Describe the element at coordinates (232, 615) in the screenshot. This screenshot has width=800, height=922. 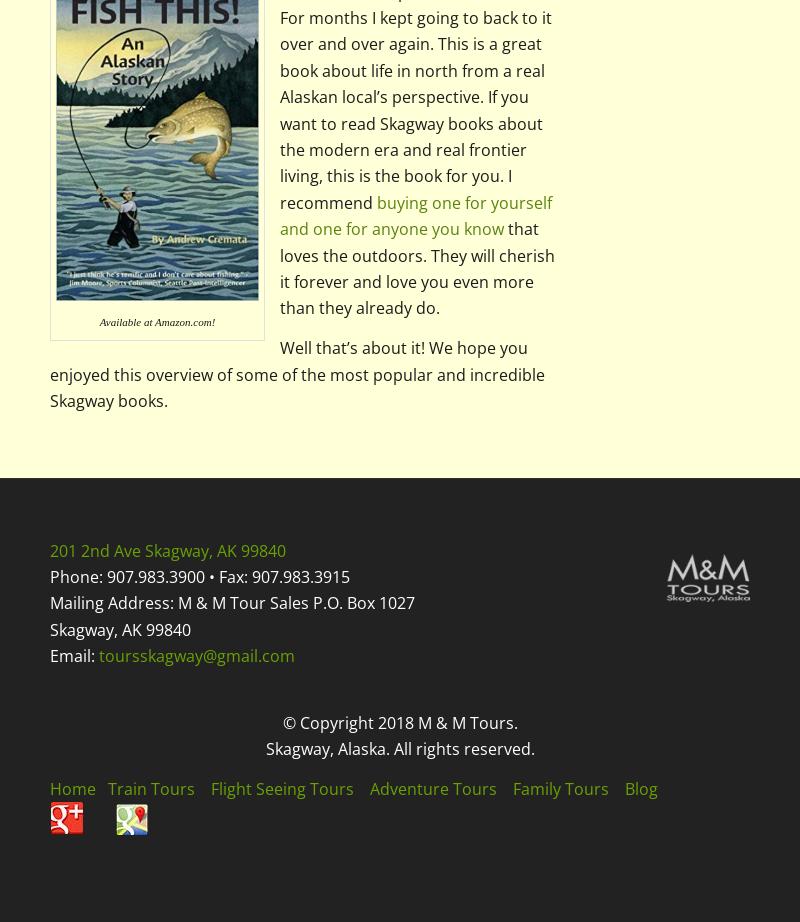
I see `'Mailing Address: M & M Tour Sales P.O. Box 1027 Skagway, AK 99840'` at that location.